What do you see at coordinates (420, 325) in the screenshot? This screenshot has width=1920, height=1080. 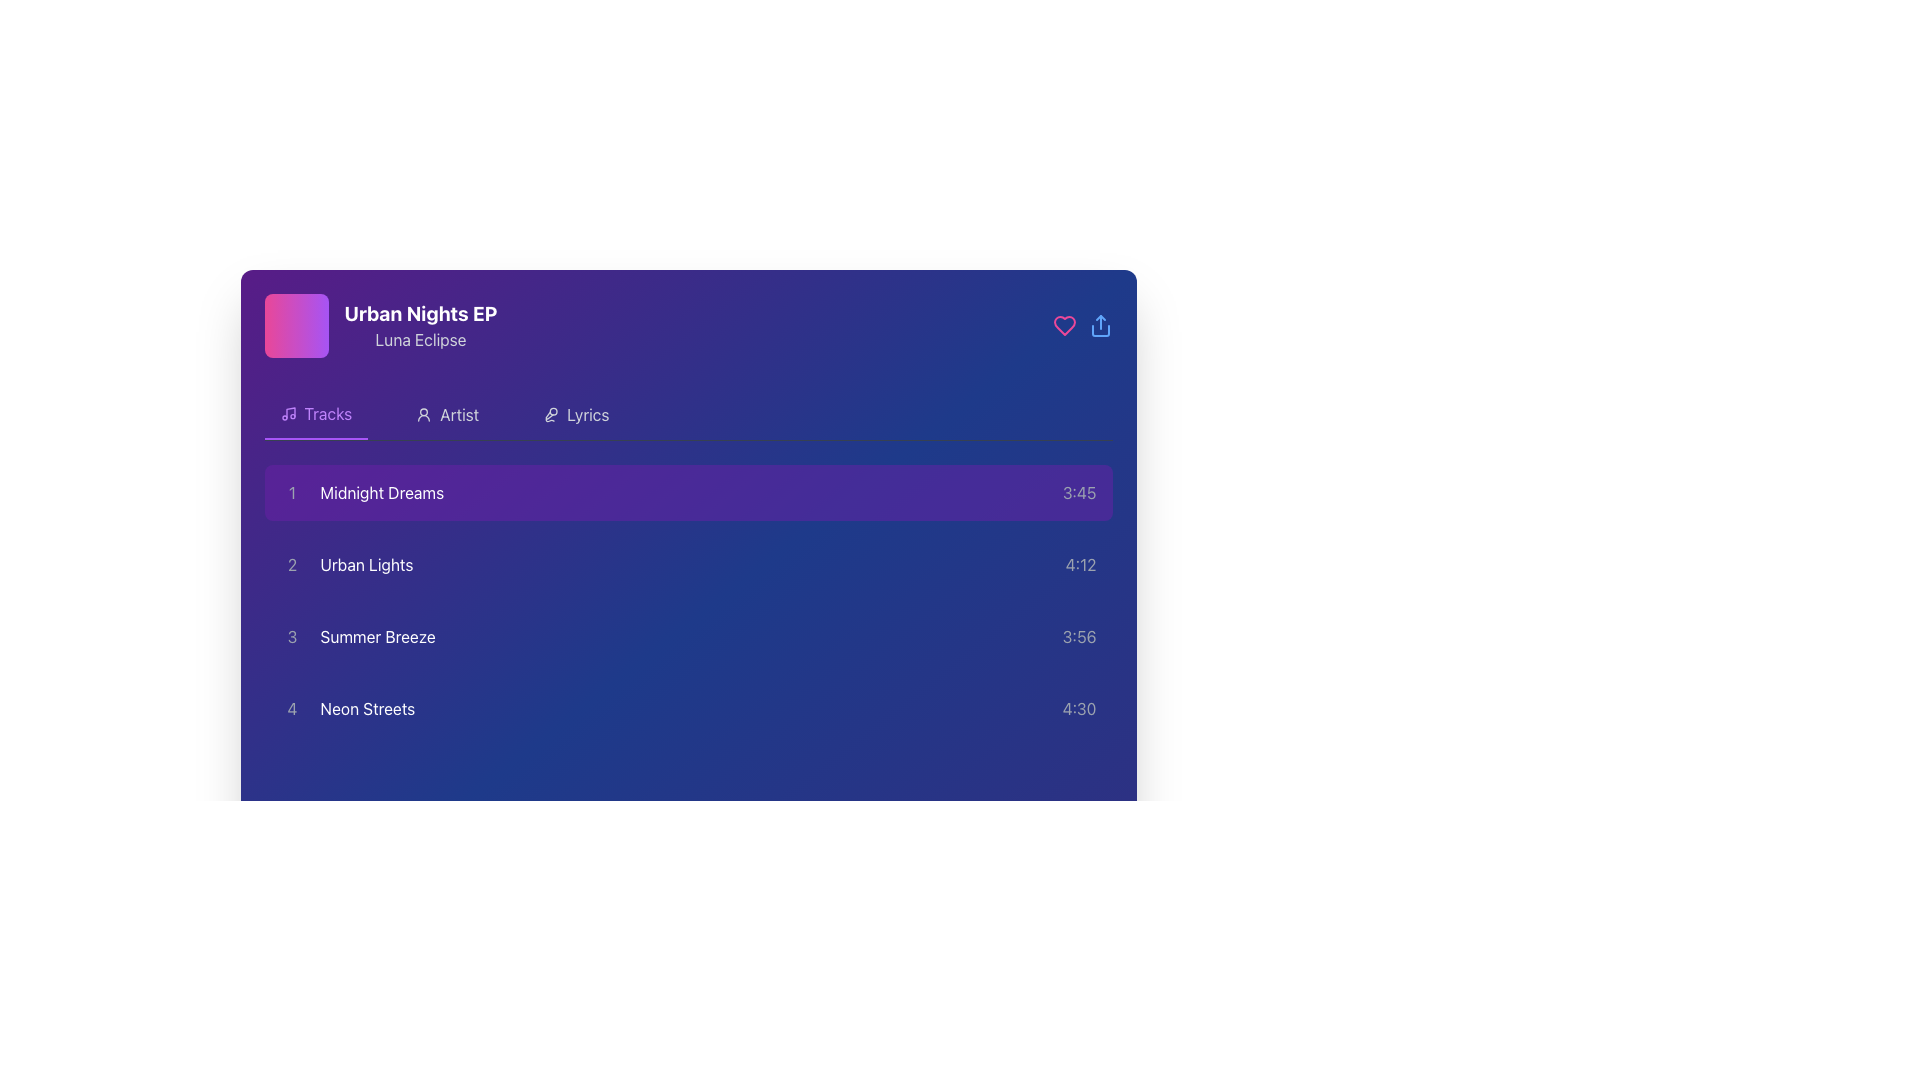 I see `information from the Text label displaying the title 'Urban Nights EP' and subtitle 'Luna Eclipse', which is positioned in the top-right area of the interface next to a gradient-colored square graphic` at bounding box center [420, 325].